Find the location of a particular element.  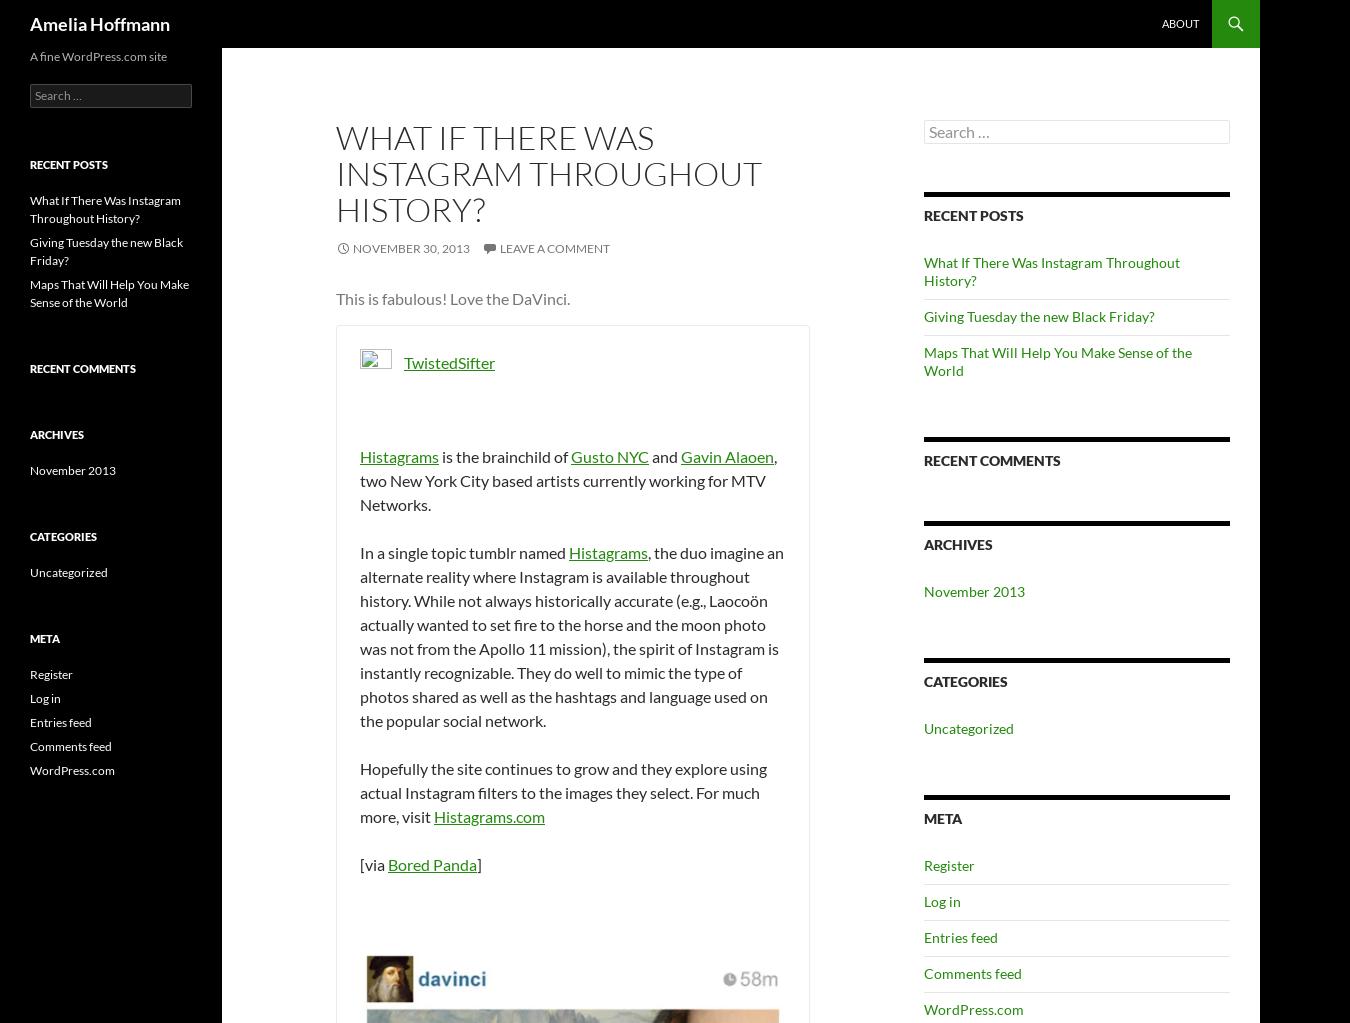

'Hopefully the site continues to grow and they explore using actual Instagram filters to the images they select. For much more, visit' is located at coordinates (562, 792).